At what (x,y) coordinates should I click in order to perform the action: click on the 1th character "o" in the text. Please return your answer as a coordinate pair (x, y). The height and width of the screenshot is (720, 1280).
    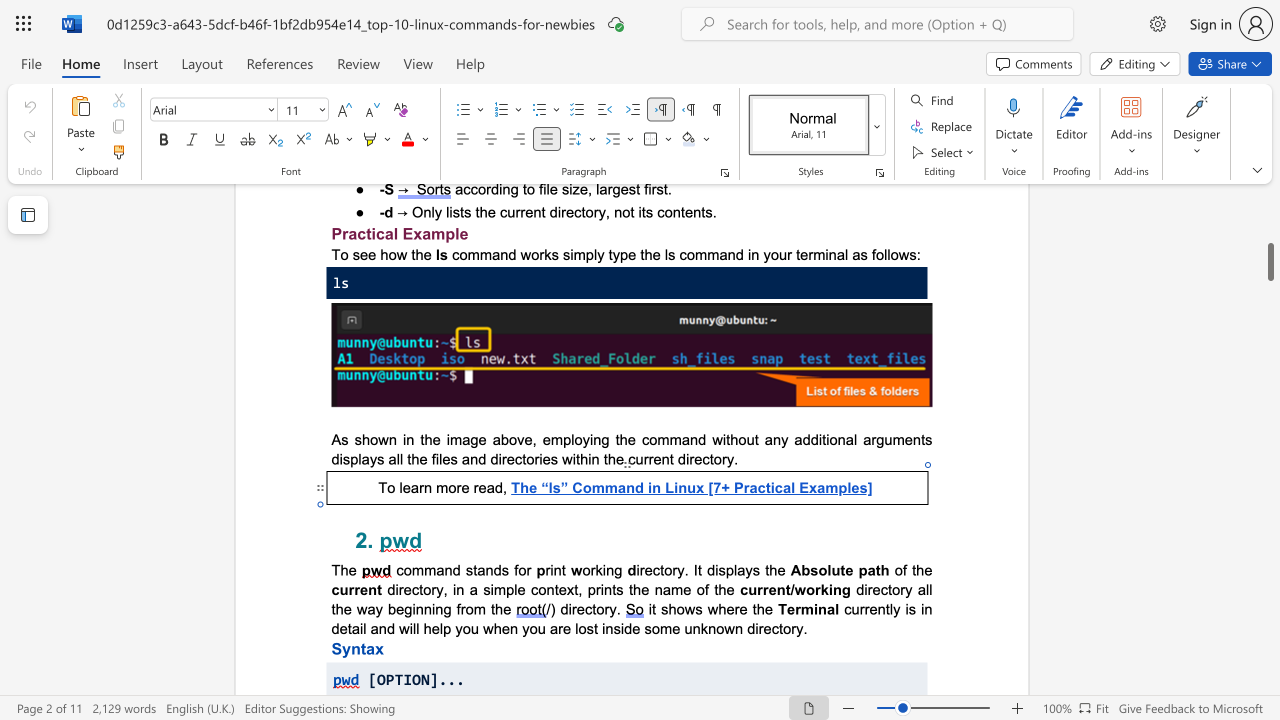
    Looking at the image, I should click on (374, 438).